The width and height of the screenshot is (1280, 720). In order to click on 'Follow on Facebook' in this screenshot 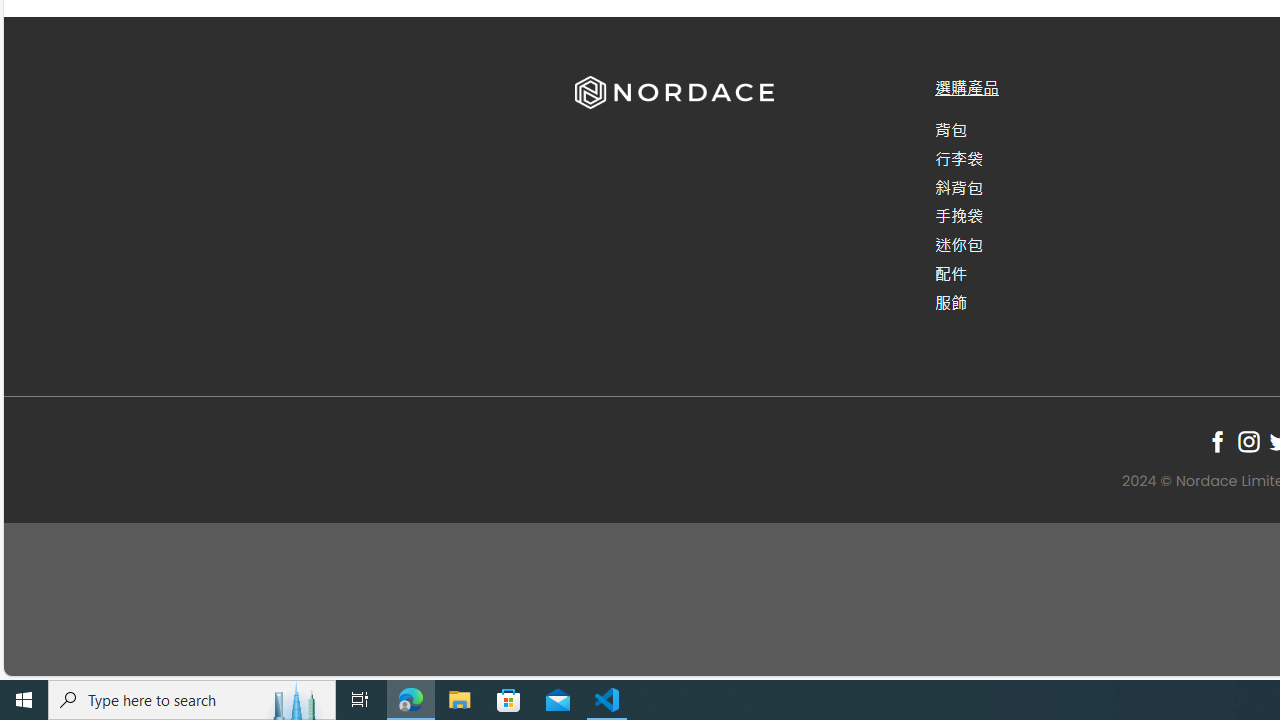, I will do `click(1216, 440)`.